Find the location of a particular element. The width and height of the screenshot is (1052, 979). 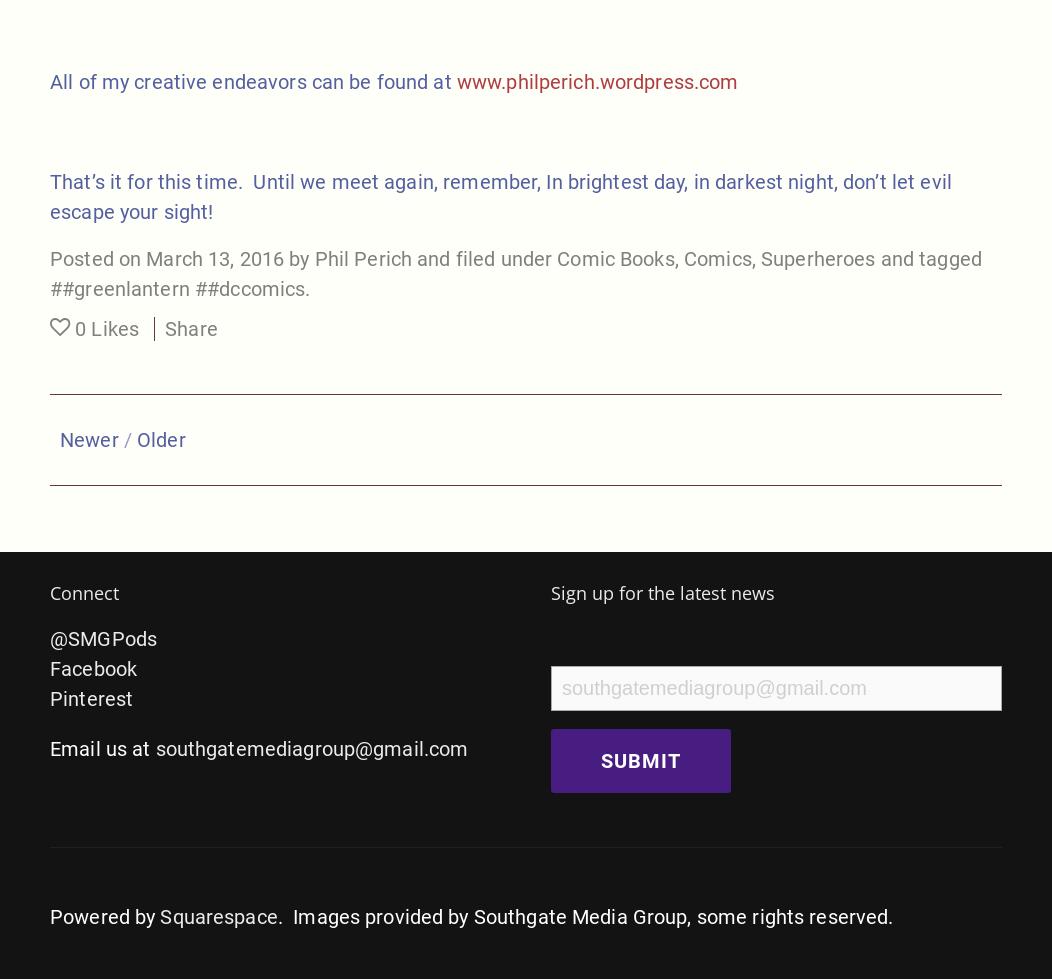

'.  Images provided by Southgate Media Group, some rights reserved.' is located at coordinates (584, 916).